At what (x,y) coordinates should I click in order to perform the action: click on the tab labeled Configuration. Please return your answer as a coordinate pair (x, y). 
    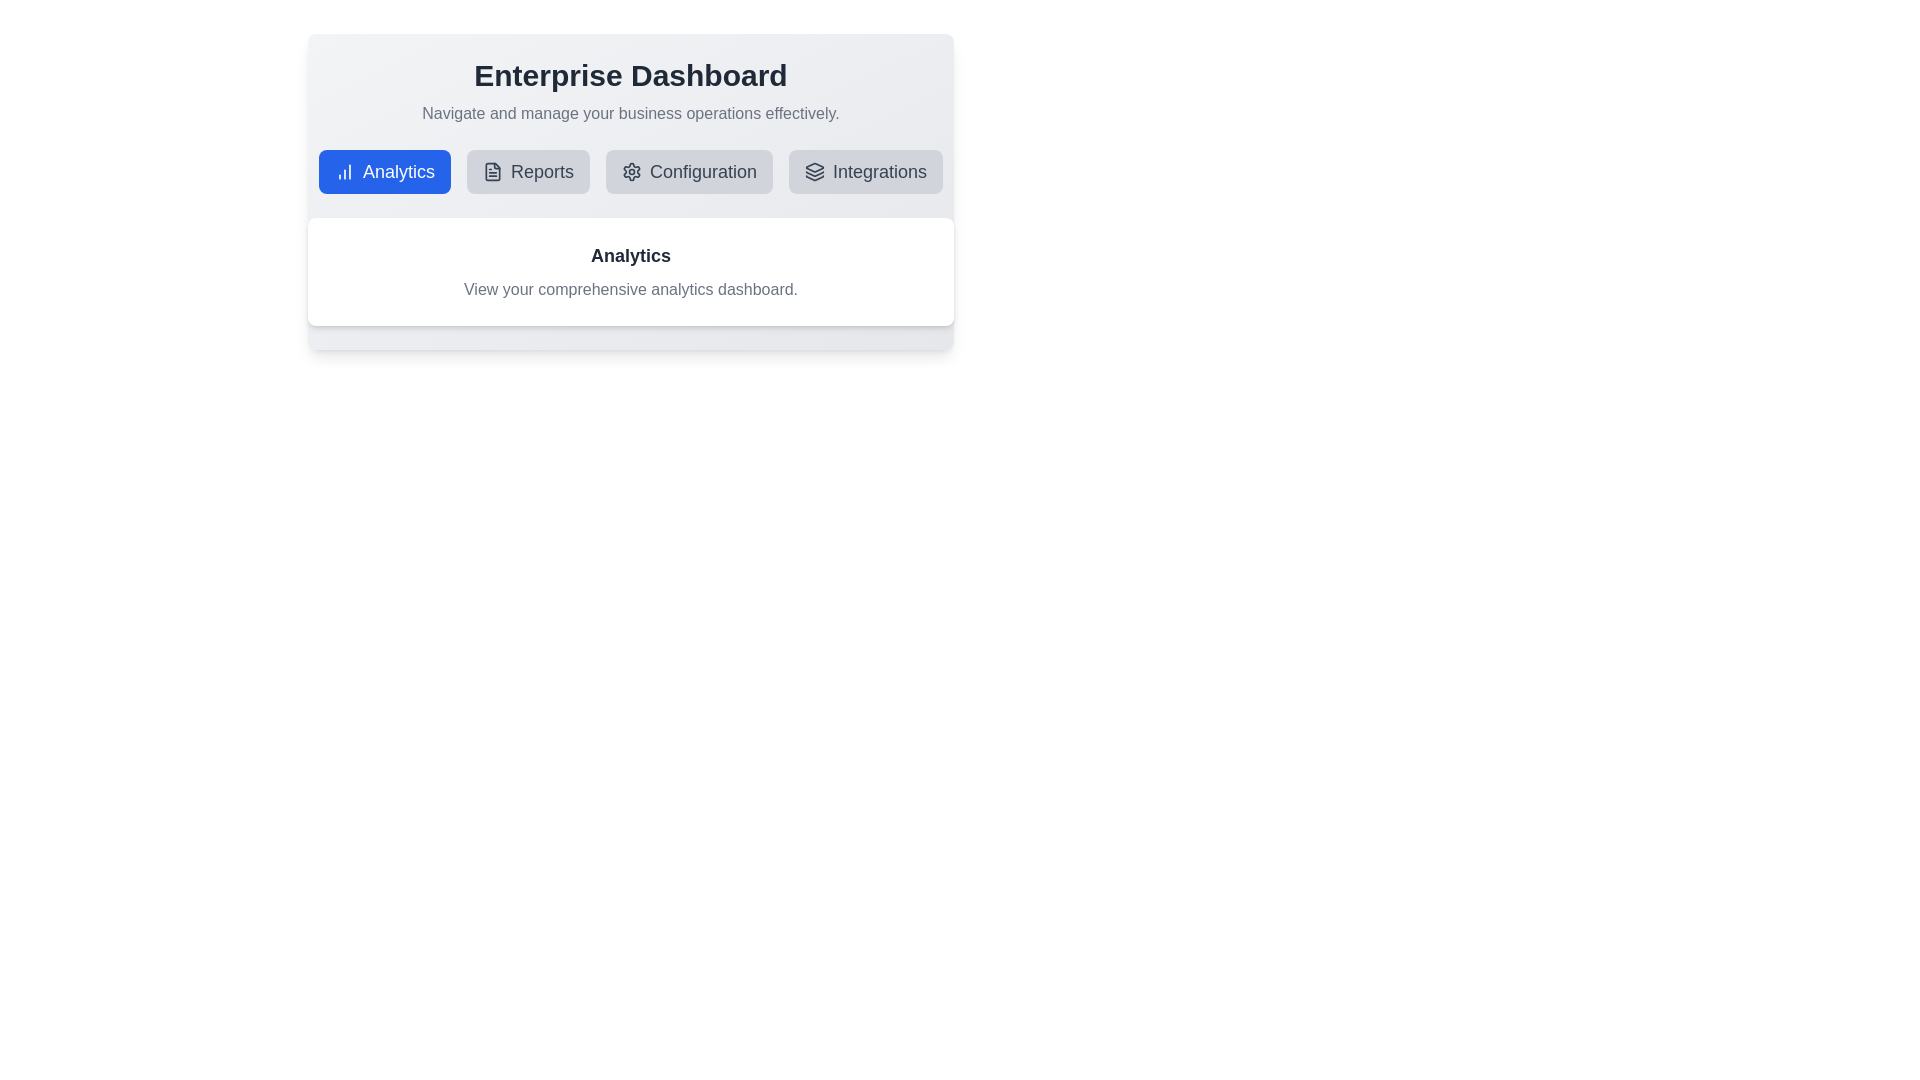
    Looking at the image, I should click on (689, 171).